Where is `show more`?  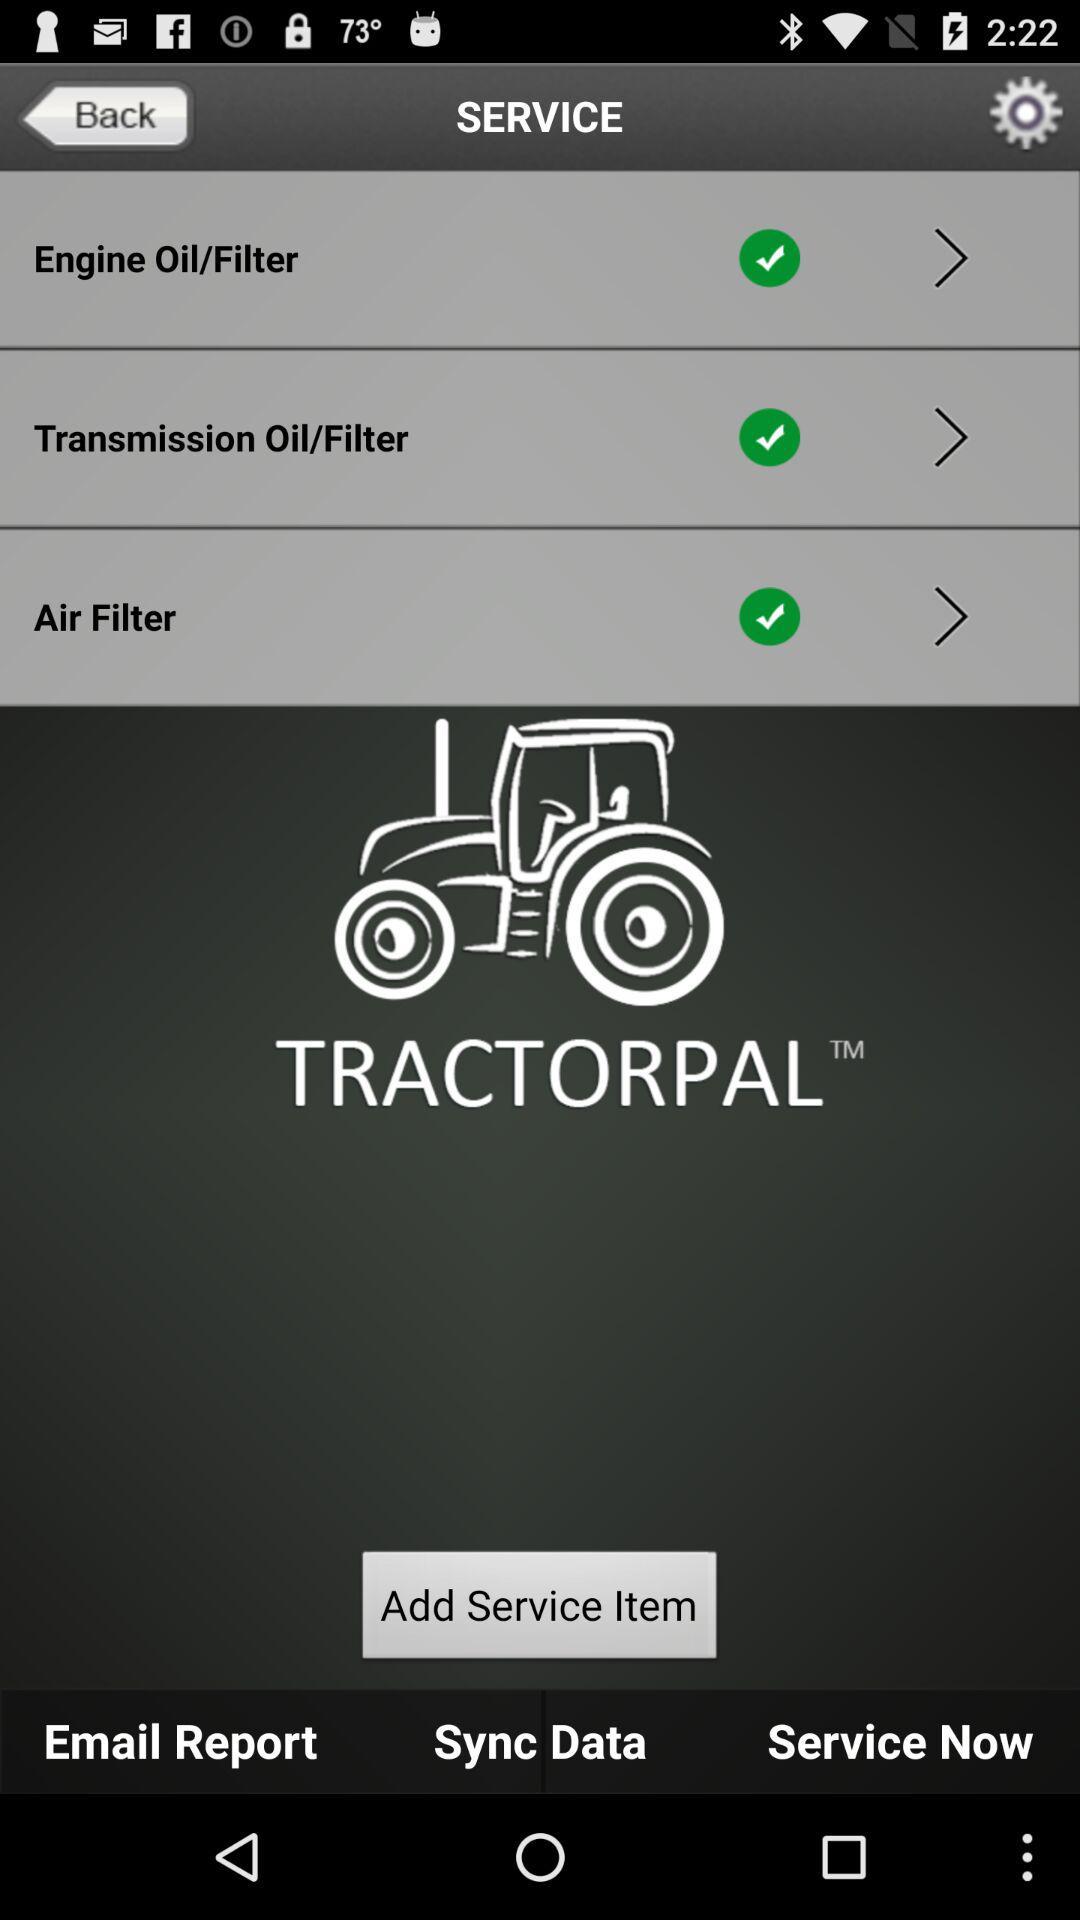
show more is located at coordinates (950, 436).